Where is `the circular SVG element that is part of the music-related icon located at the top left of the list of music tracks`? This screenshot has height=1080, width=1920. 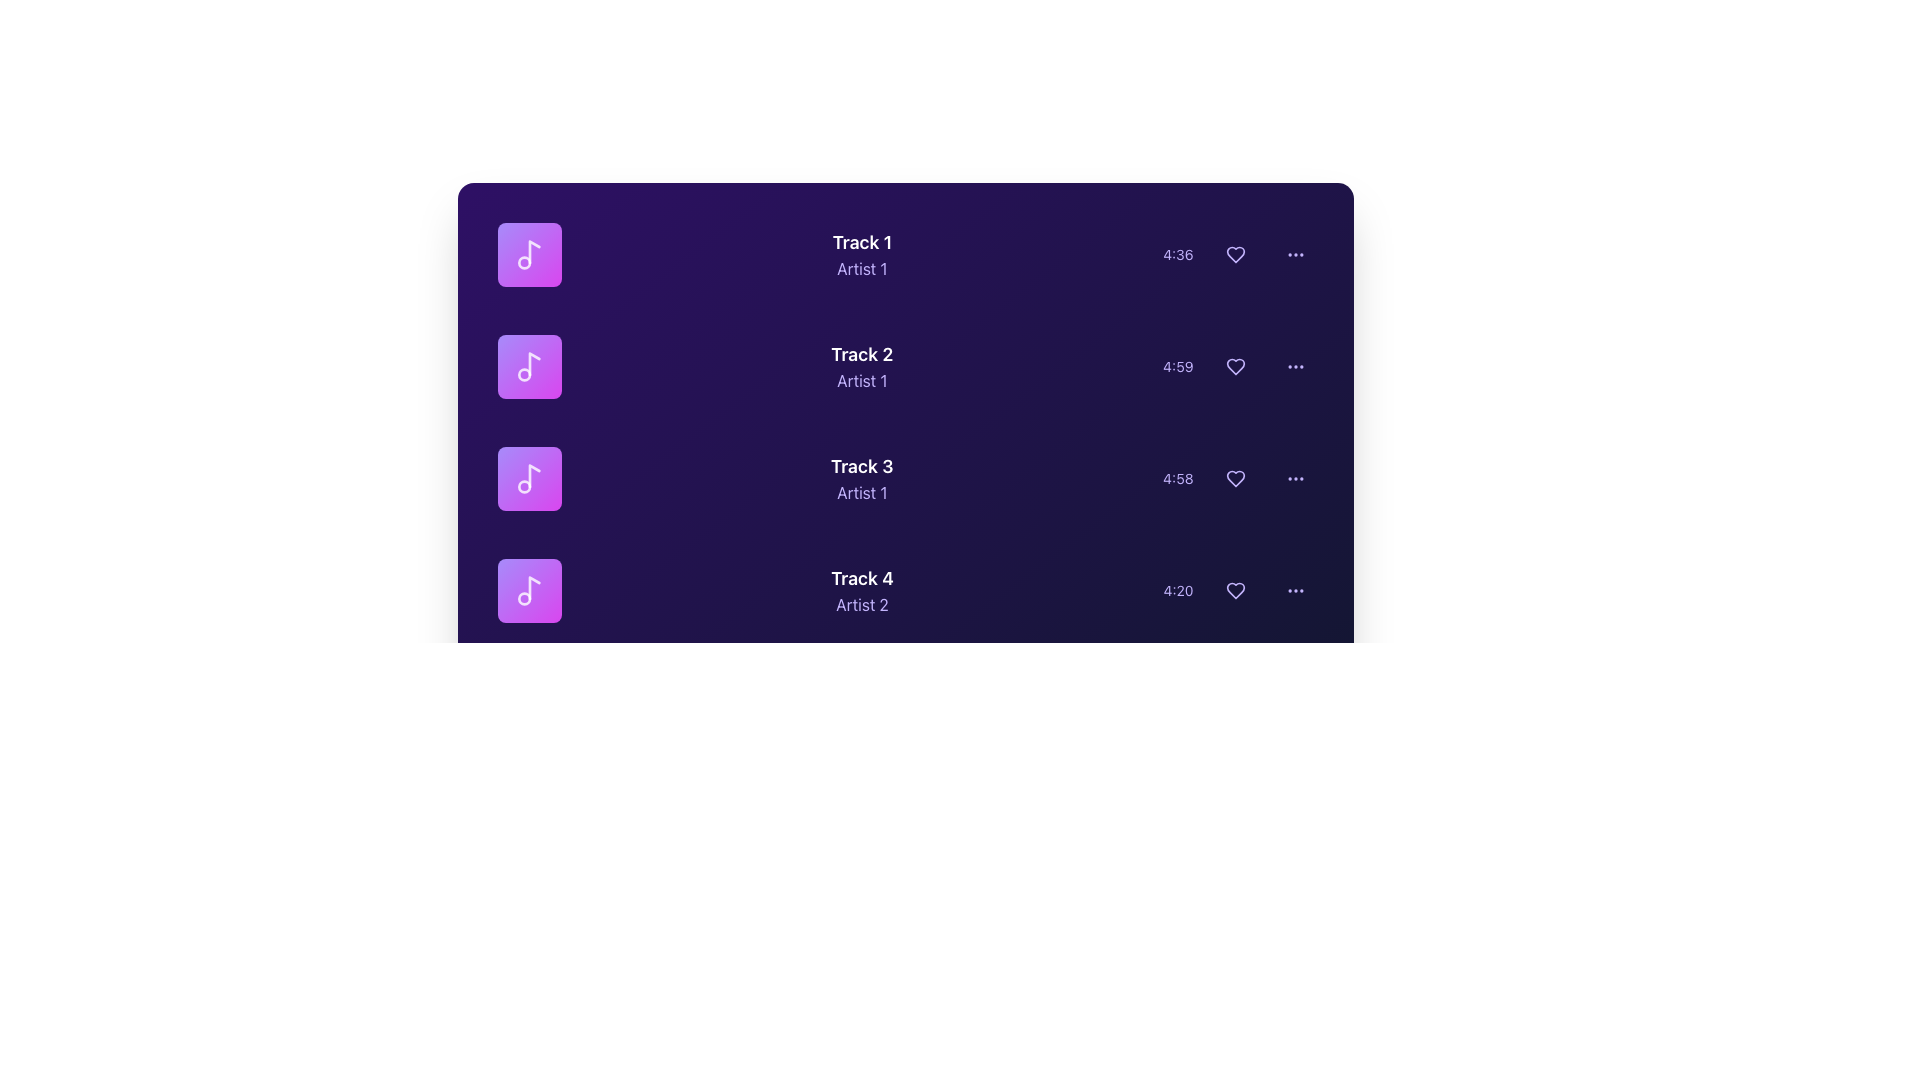
the circular SVG element that is part of the music-related icon located at the top left of the list of music tracks is located at coordinates (524, 261).